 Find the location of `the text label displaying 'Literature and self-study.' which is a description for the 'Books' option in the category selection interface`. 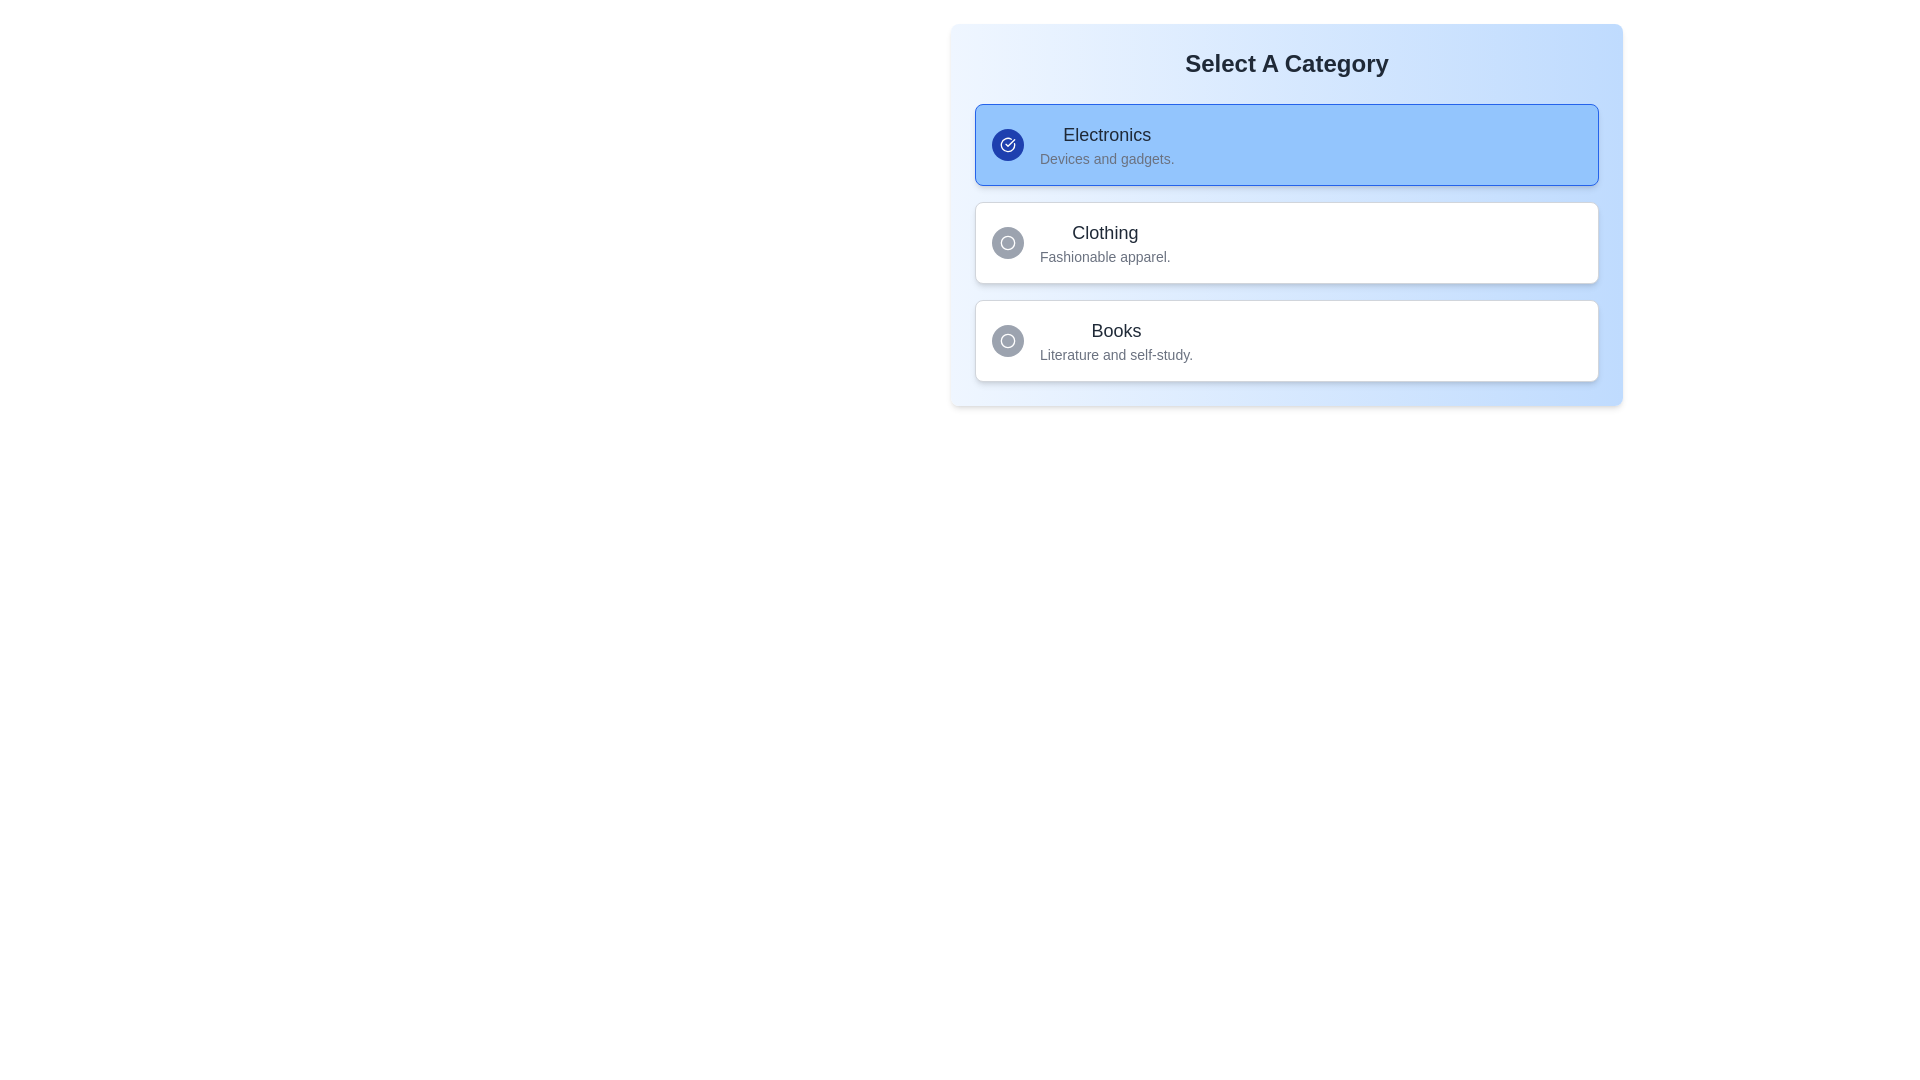

the text label displaying 'Literature and self-study.' which is a description for the 'Books' option in the category selection interface is located at coordinates (1115, 353).